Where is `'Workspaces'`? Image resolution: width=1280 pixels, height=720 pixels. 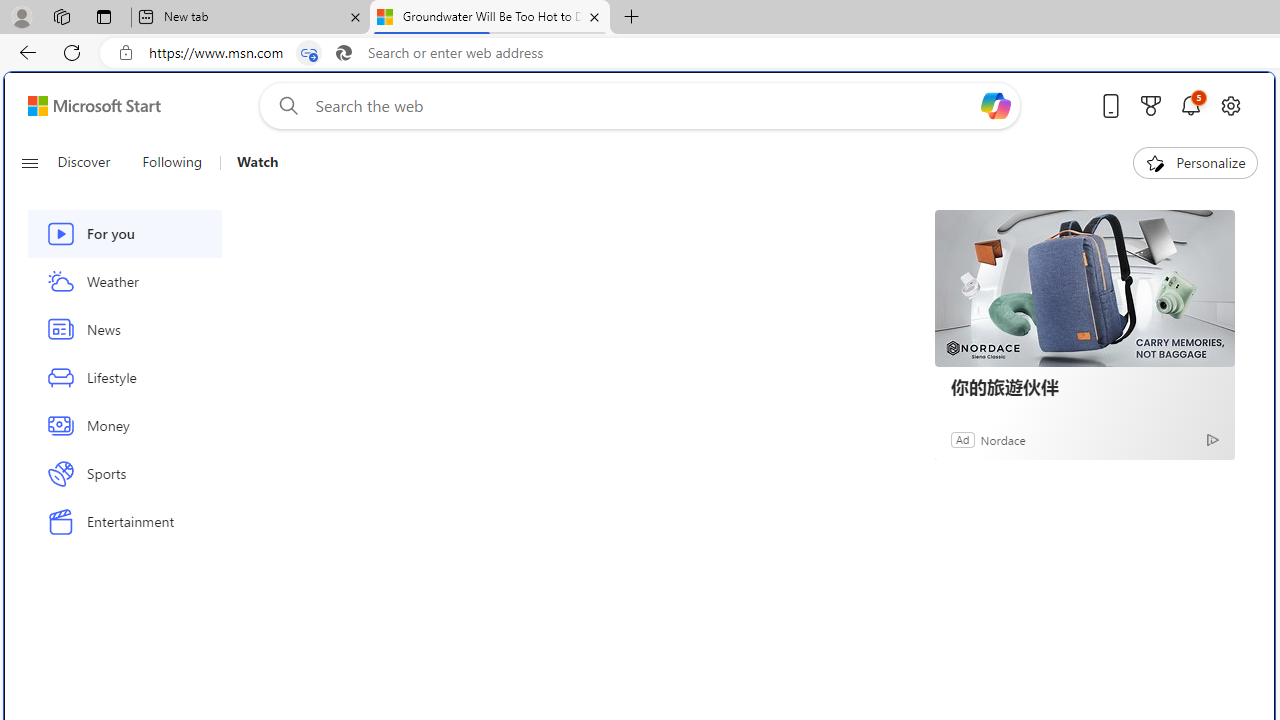
'Workspaces' is located at coordinates (61, 16).